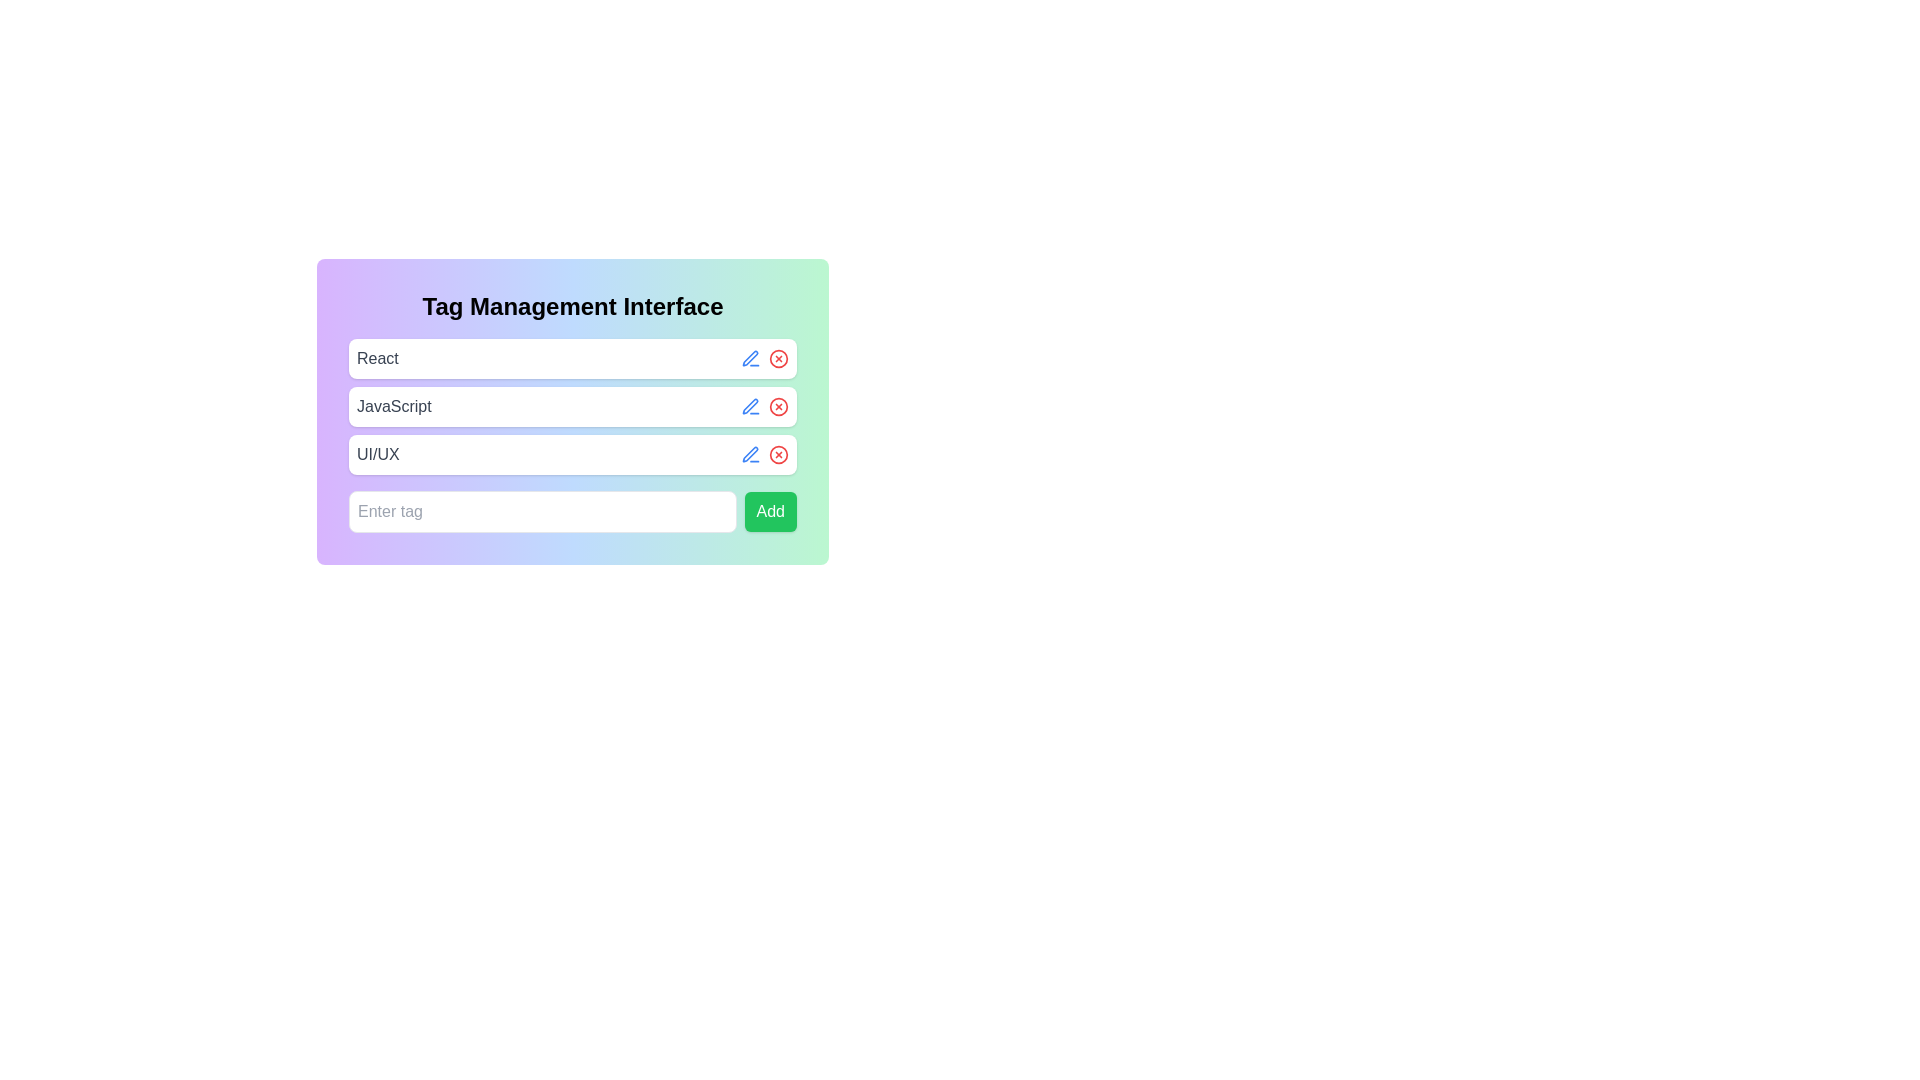 The width and height of the screenshot is (1920, 1080). I want to click on the decorative icon element that is part of the crossed-out circle, located in the bottom-most row on the far right of the UI/UX tag list, so click(777, 455).